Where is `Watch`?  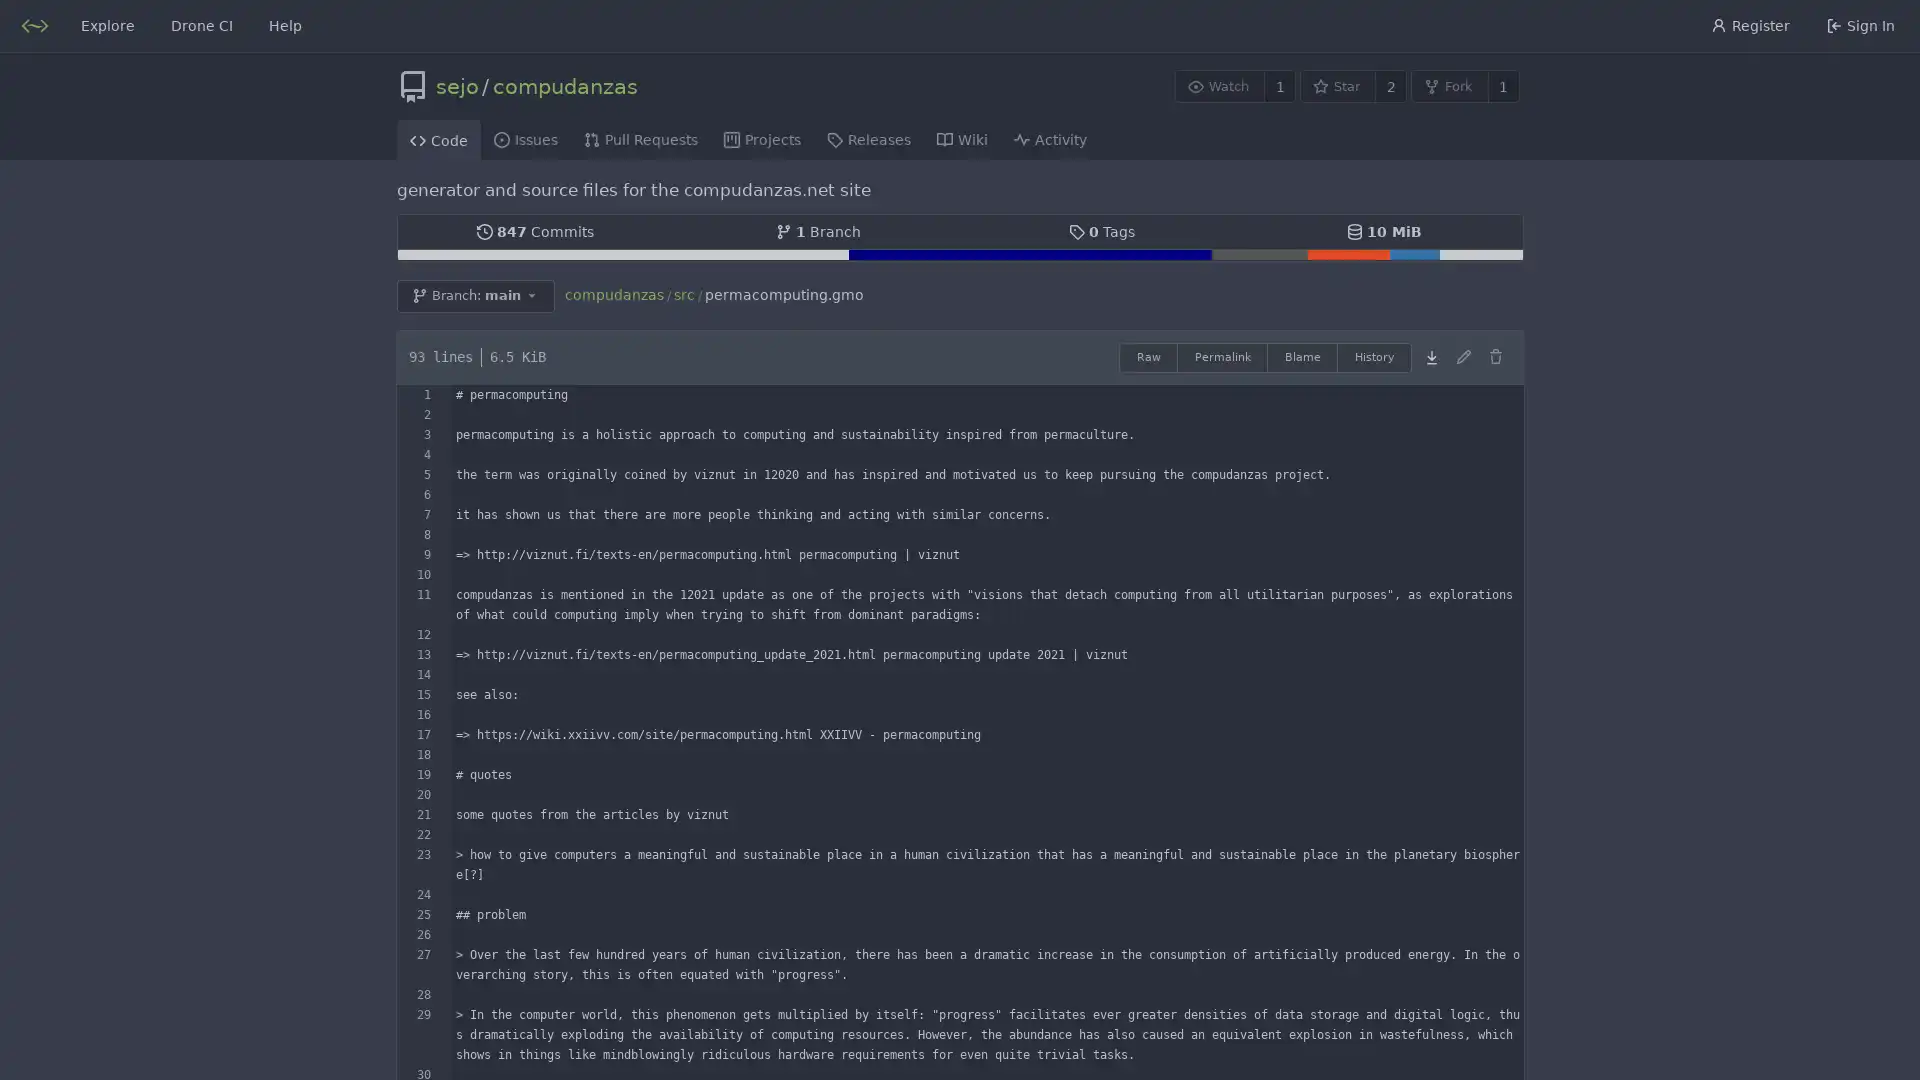
Watch is located at coordinates (1218, 85).